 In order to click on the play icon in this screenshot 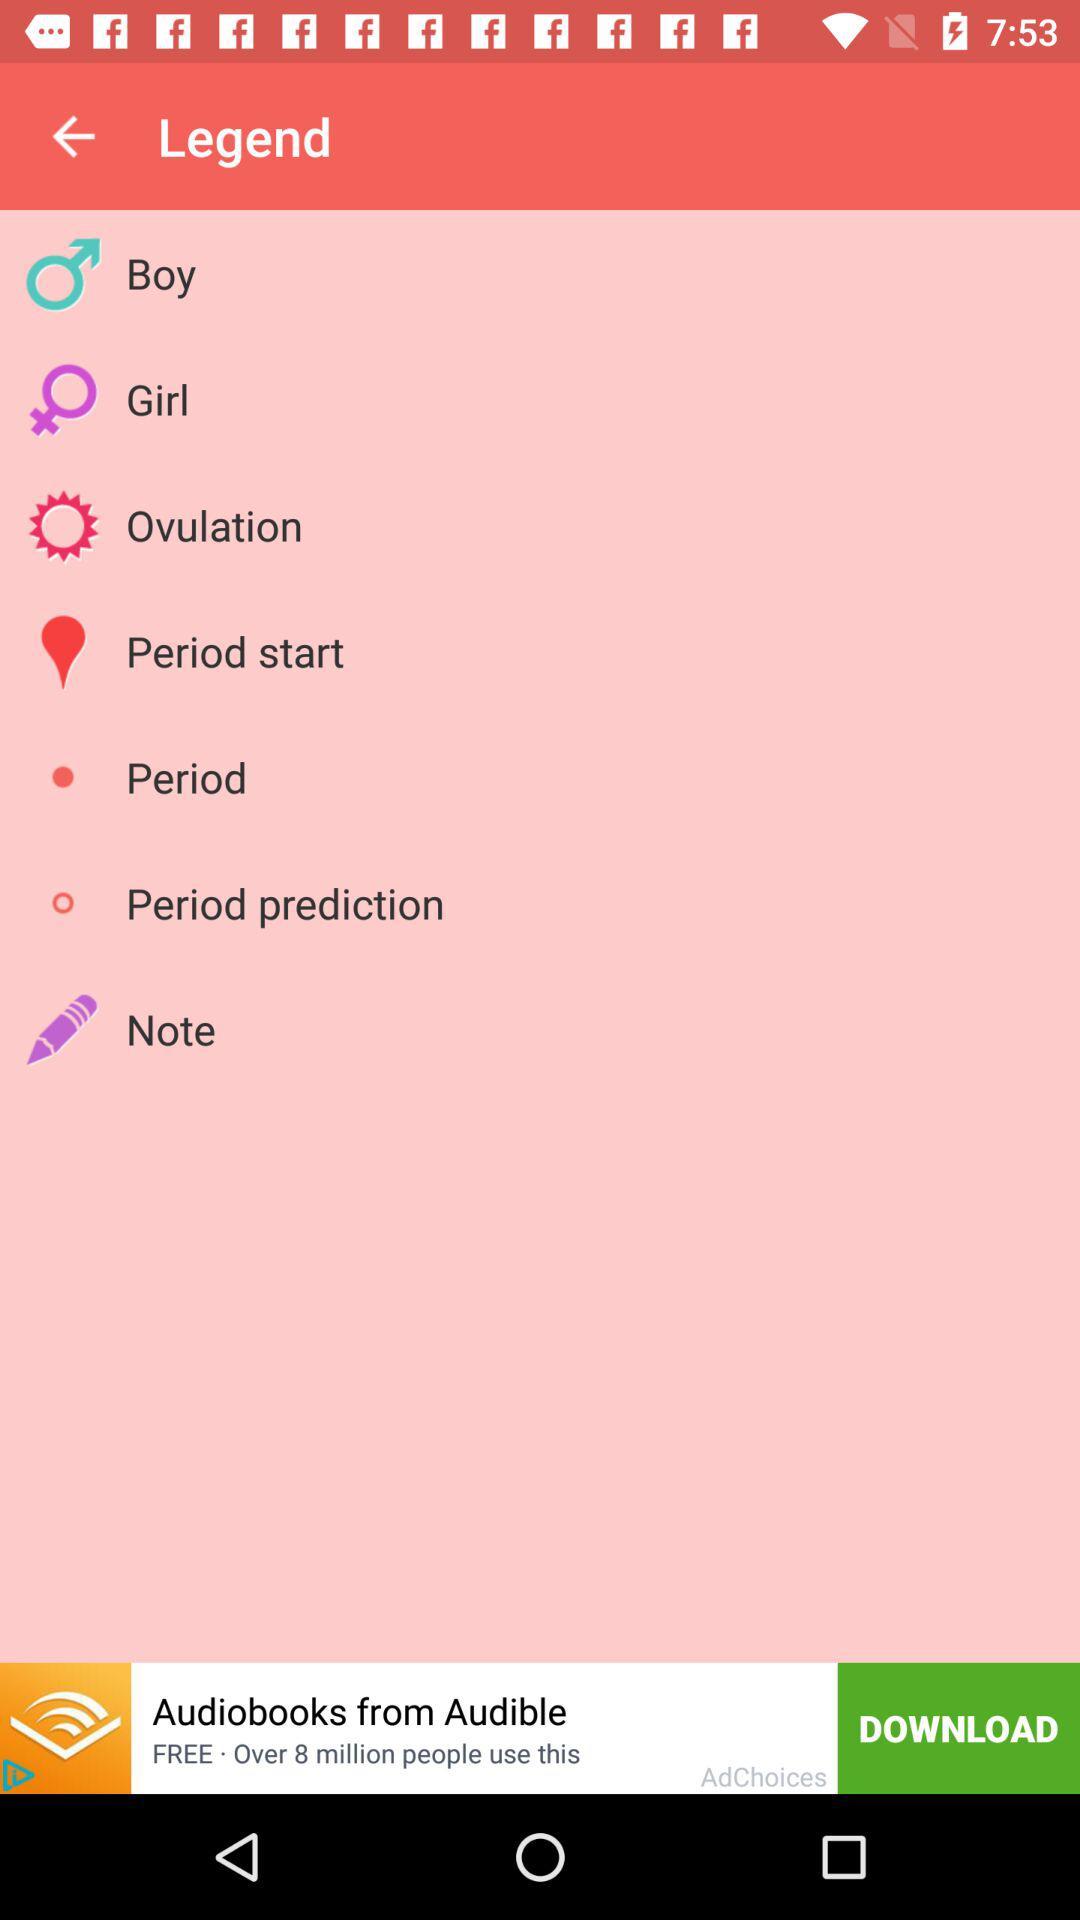, I will do `click(18, 1775)`.